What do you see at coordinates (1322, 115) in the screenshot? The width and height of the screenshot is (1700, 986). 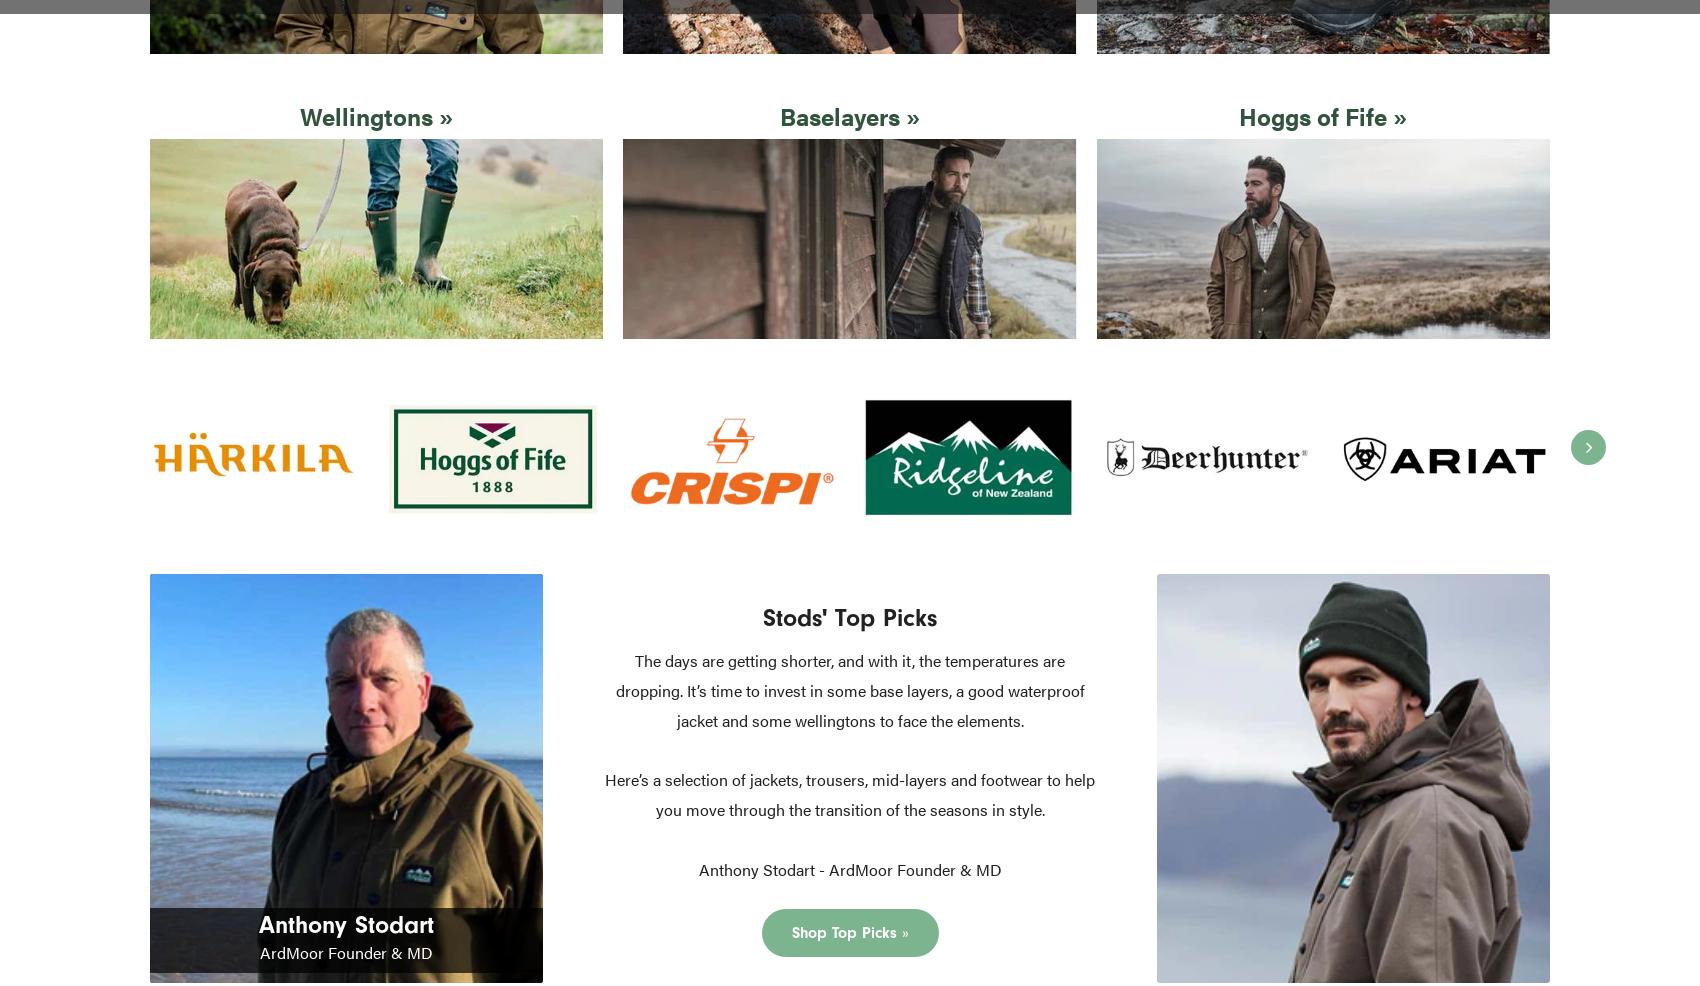 I see `'Hoggs of Fife »'` at bounding box center [1322, 115].